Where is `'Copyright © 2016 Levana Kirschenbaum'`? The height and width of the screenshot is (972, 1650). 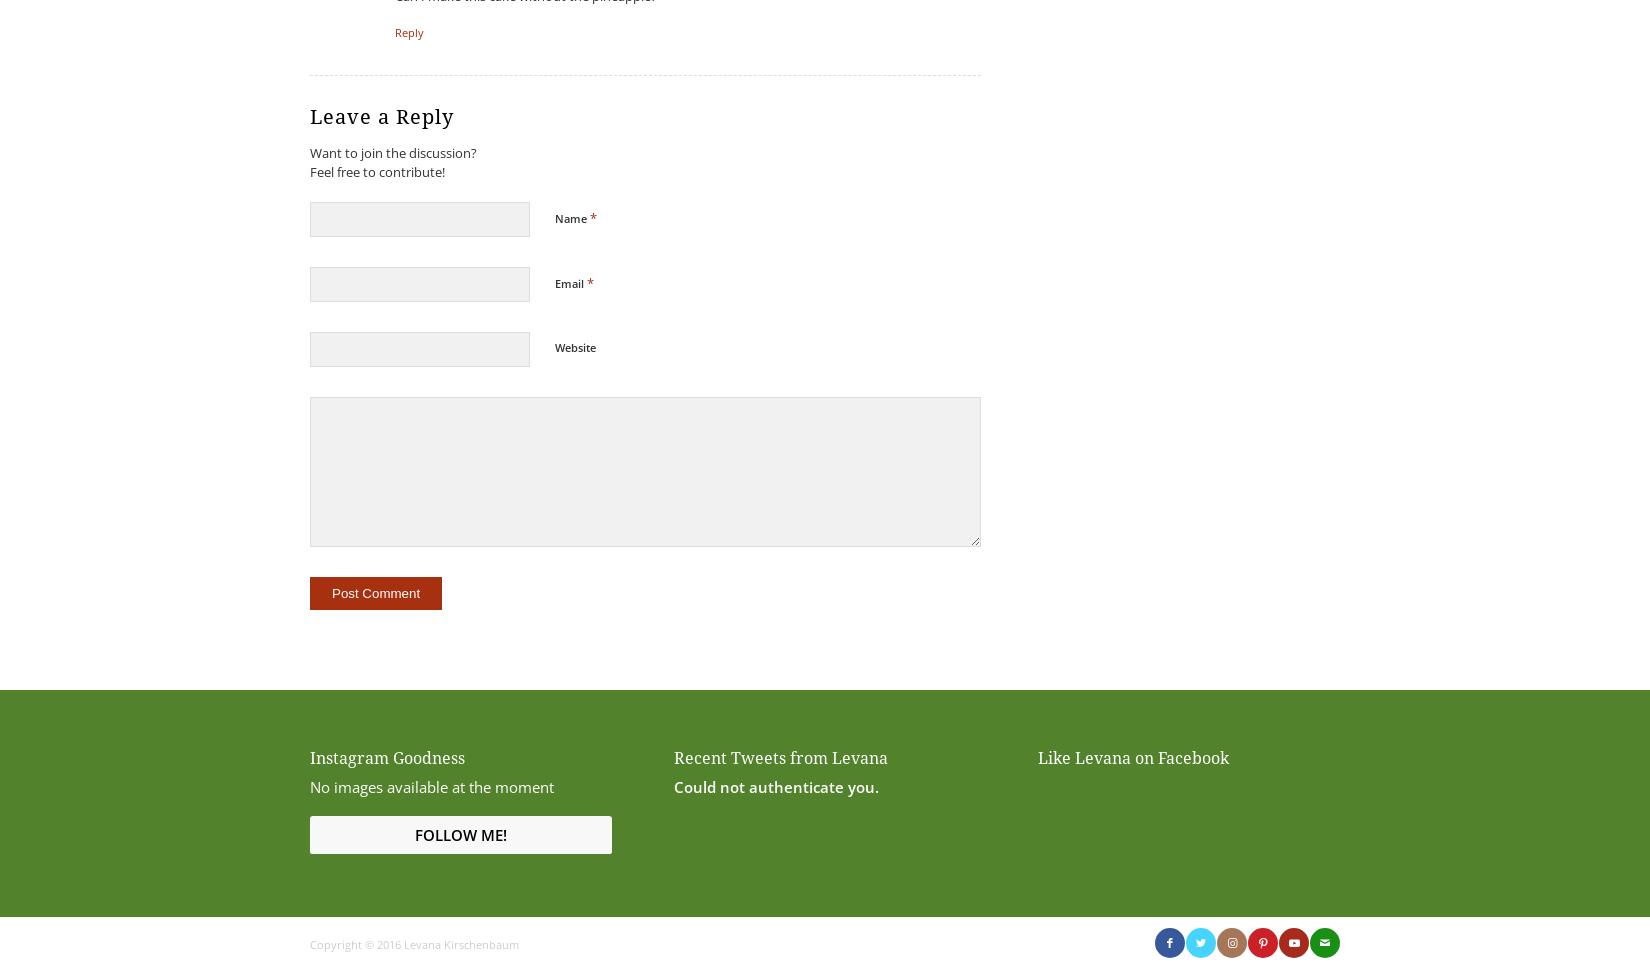
'Copyright © 2016 Levana Kirschenbaum' is located at coordinates (310, 942).